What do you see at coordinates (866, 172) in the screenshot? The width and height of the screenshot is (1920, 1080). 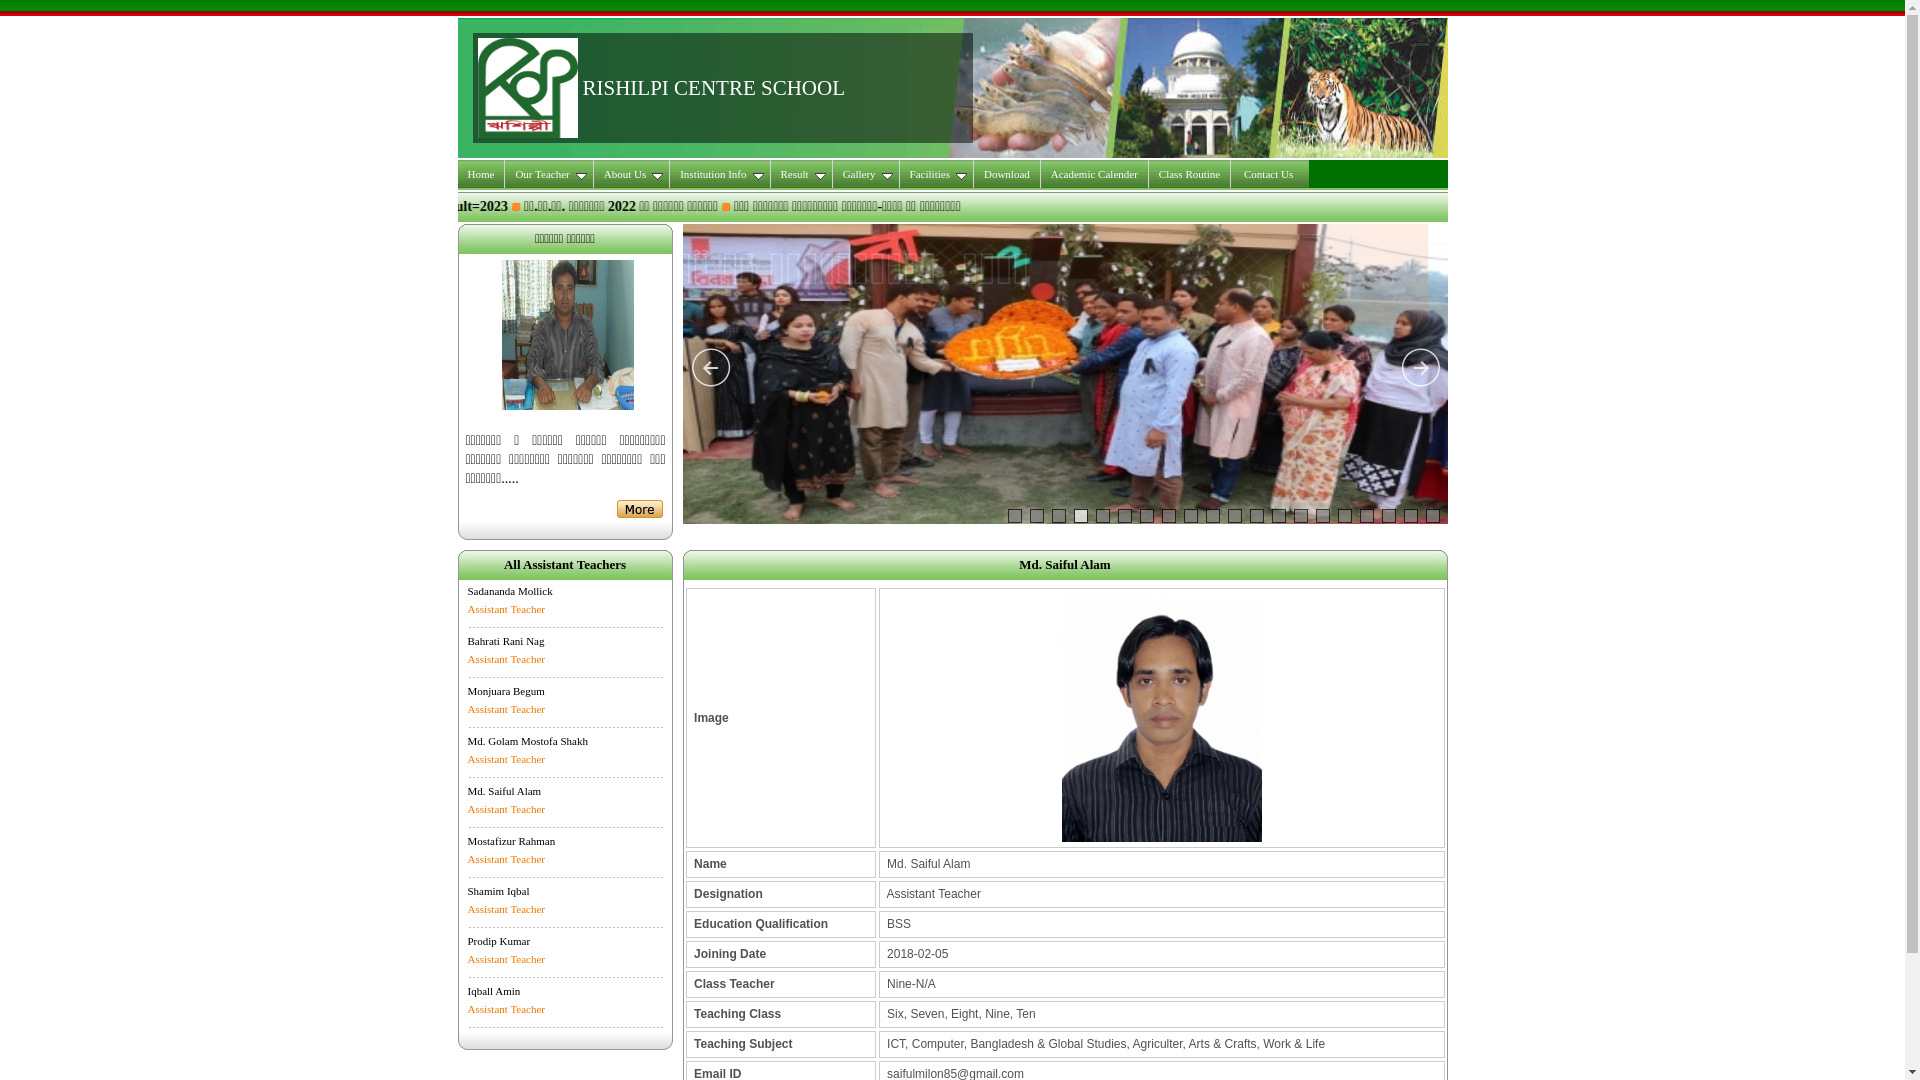 I see `'Gallery'` at bounding box center [866, 172].